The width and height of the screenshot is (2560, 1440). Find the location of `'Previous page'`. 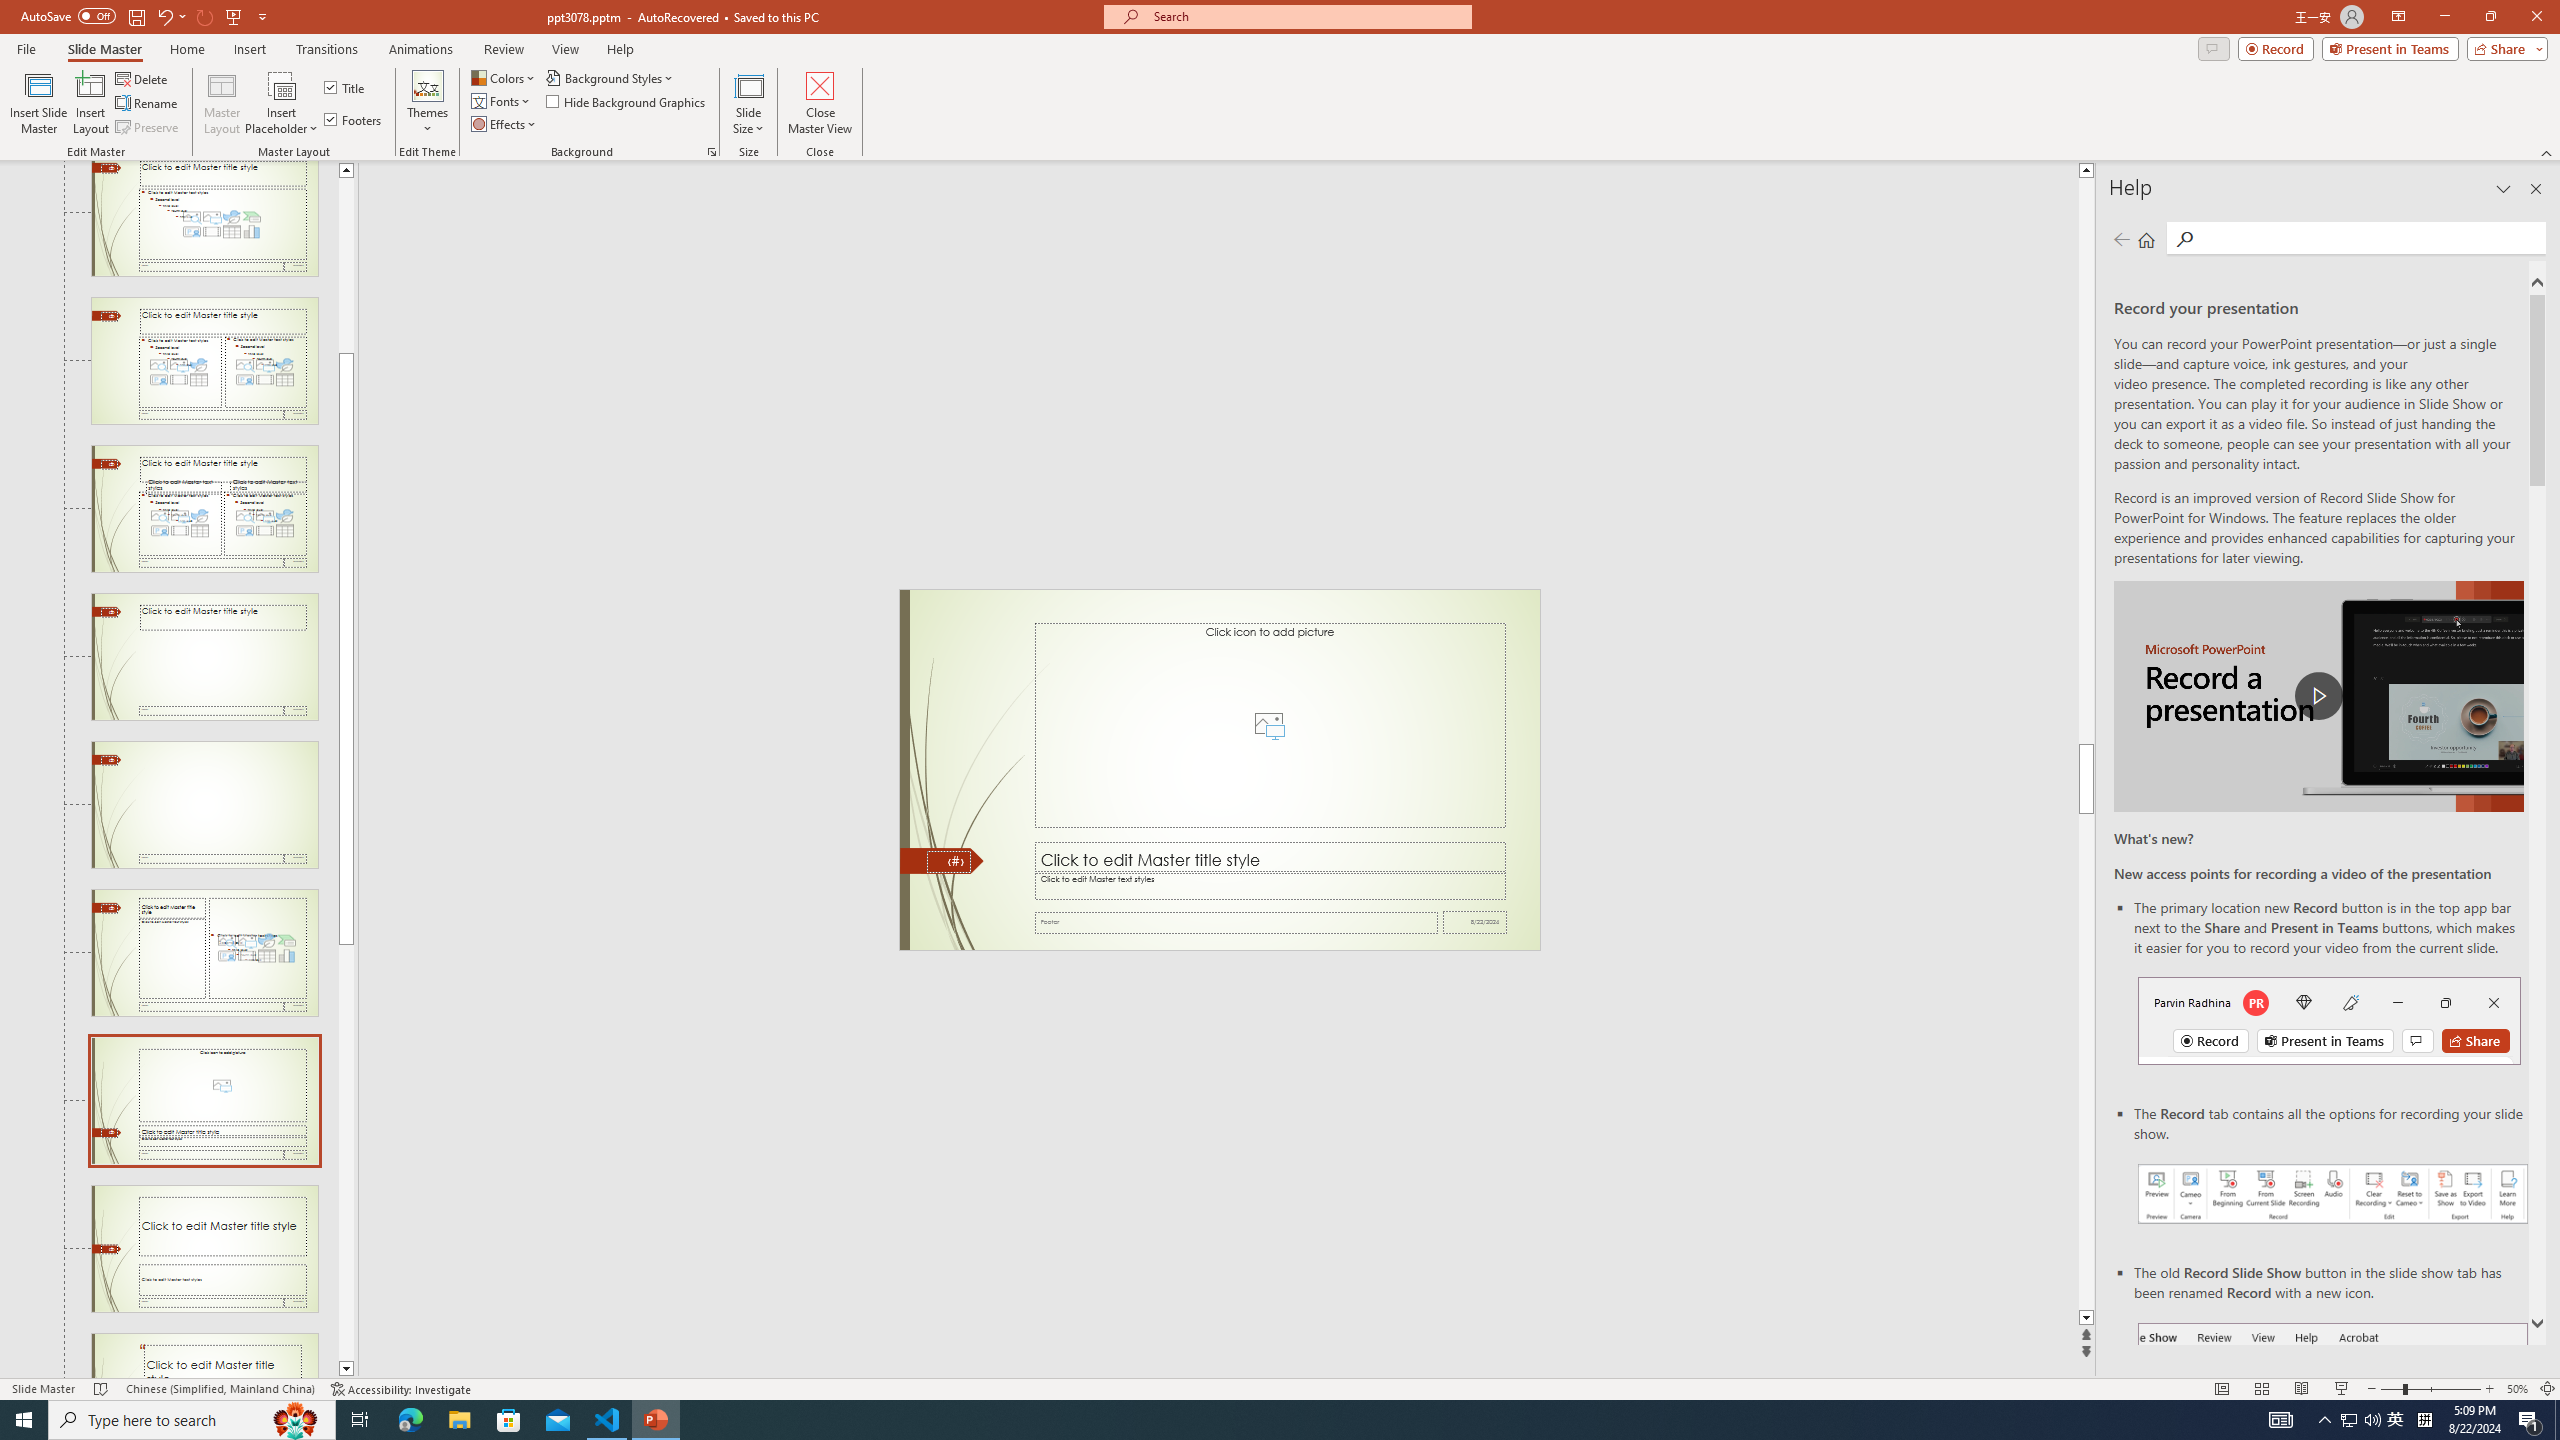

'Previous page' is located at coordinates (2121, 238).